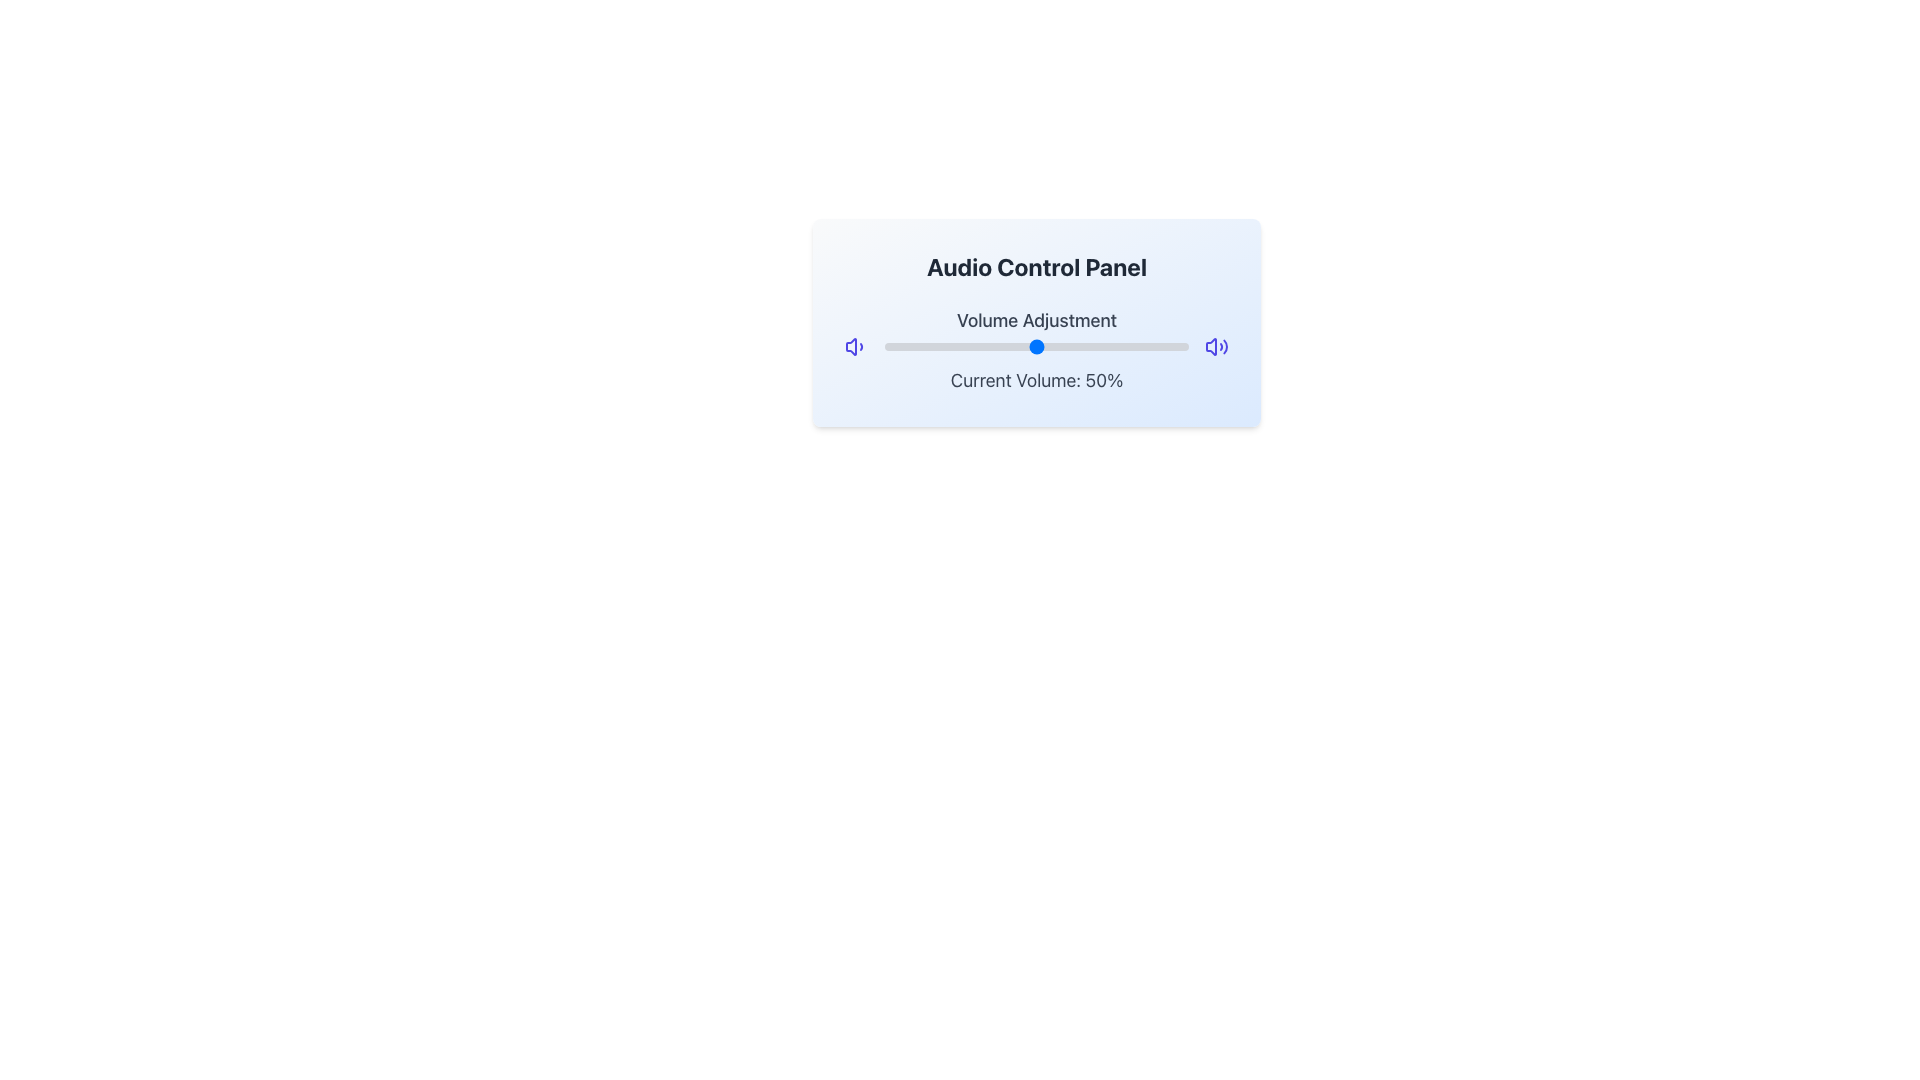 Image resolution: width=1920 pixels, height=1080 pixels. I want to click on the volume, so click(994, 342).